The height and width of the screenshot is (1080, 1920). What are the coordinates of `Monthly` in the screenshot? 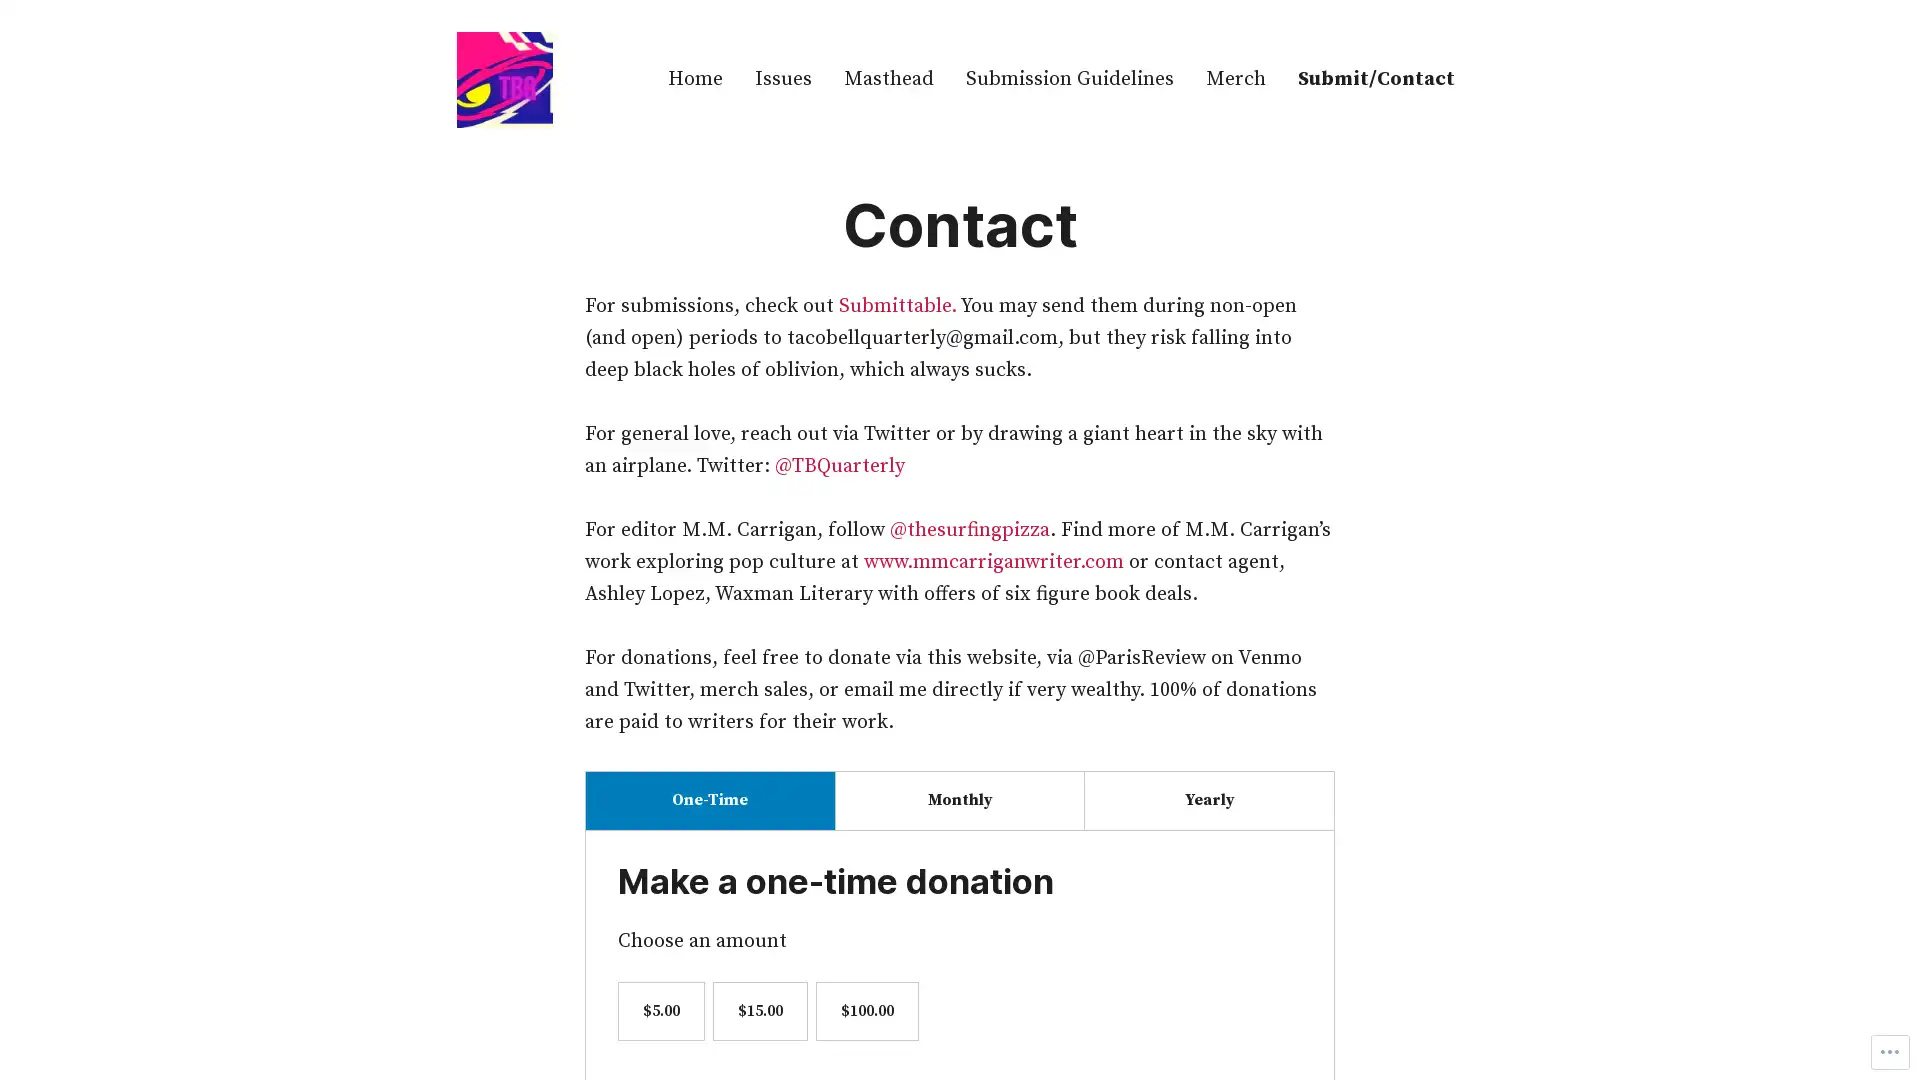 It's located at (958, 799).